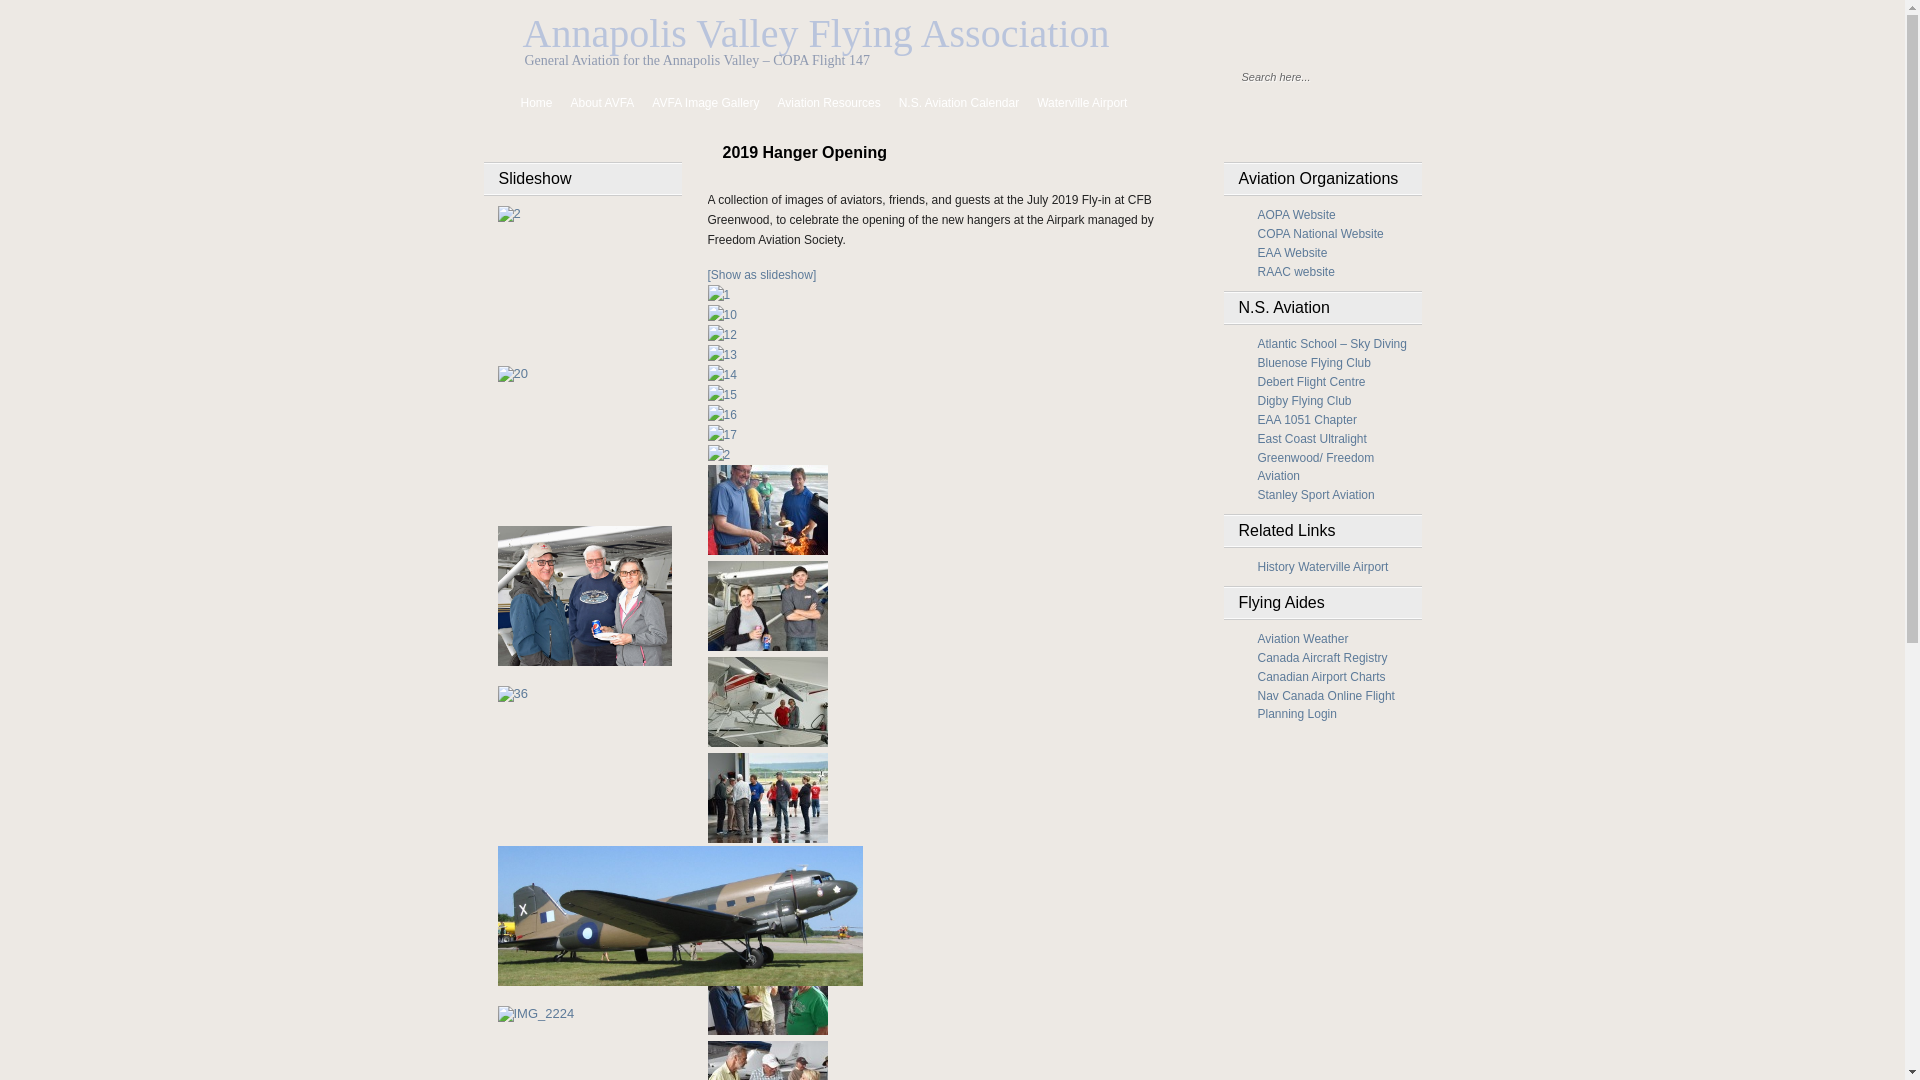  I want to click on 'Home', so click(527, 103).